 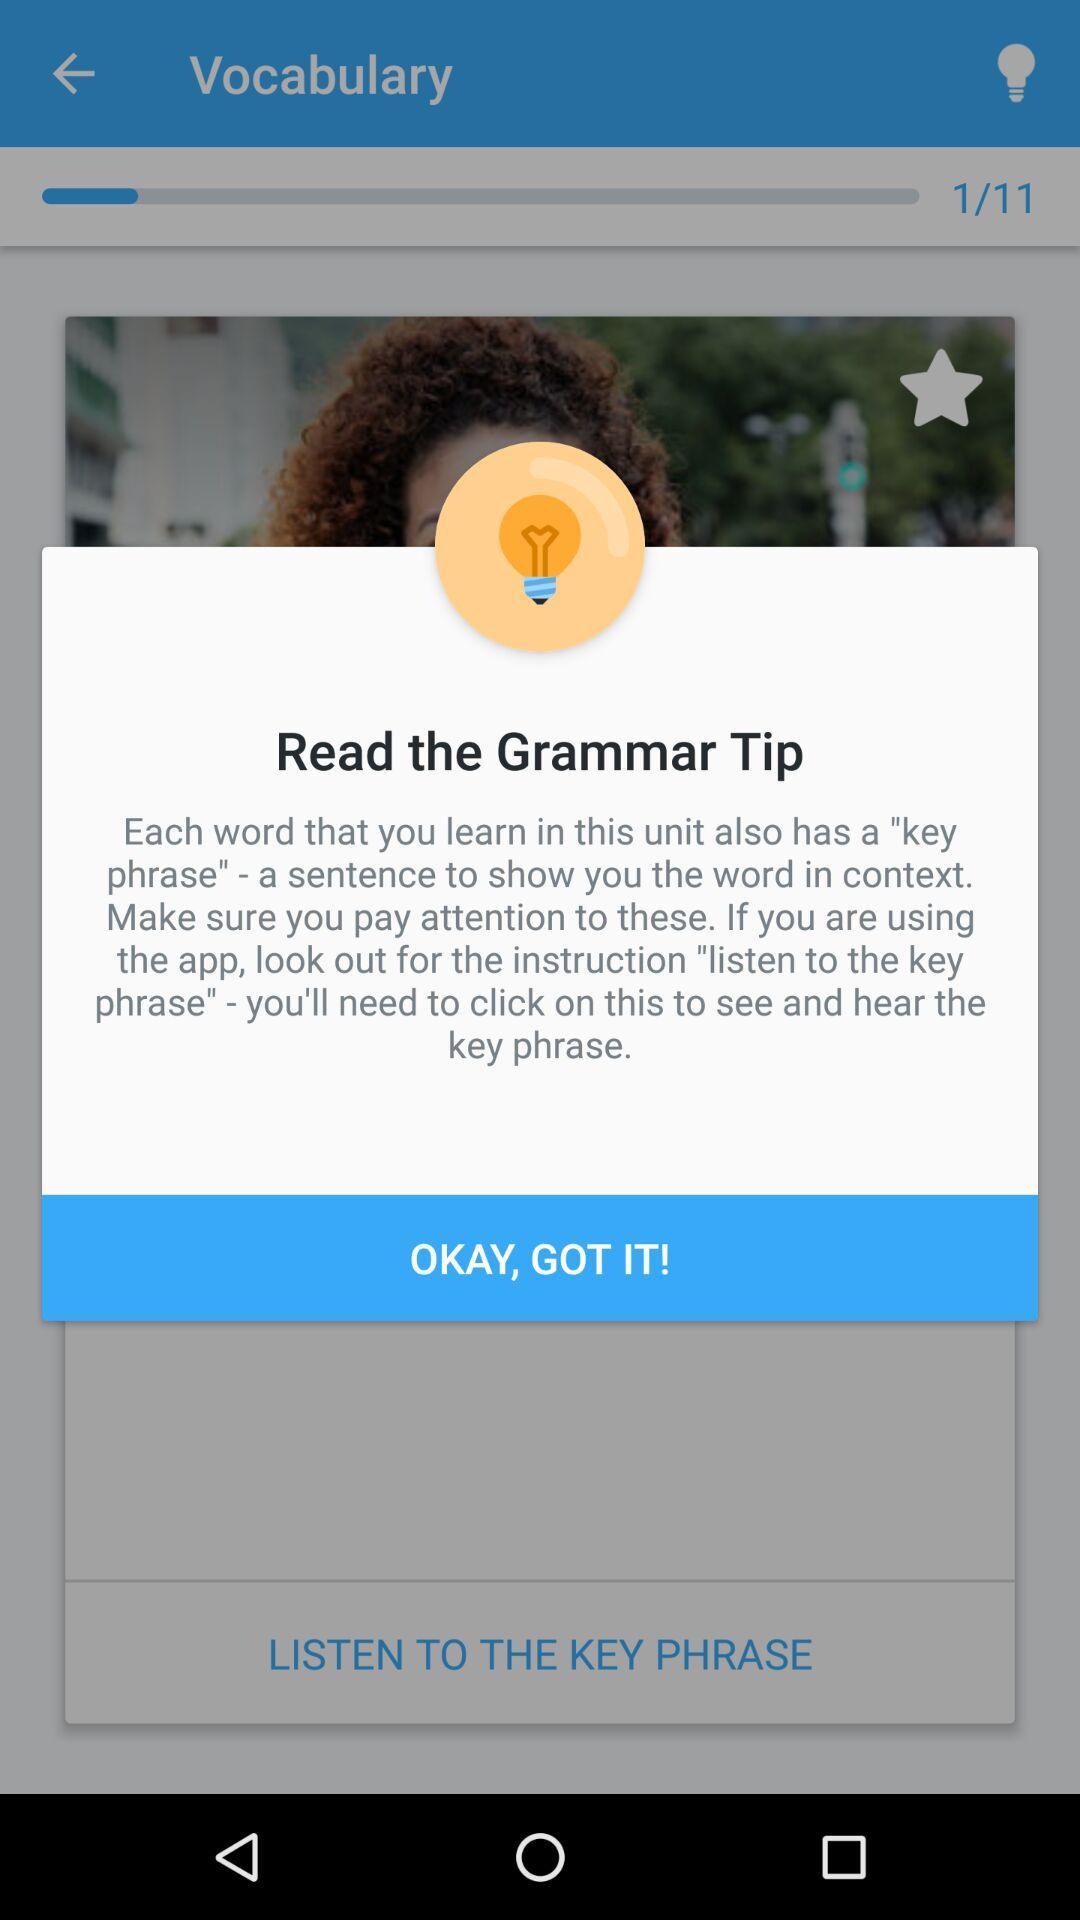 What do you see at coordinates (540, 1256) in the screenshot?
I see `the okay, got it! item` at bounding box center [540, 1256].